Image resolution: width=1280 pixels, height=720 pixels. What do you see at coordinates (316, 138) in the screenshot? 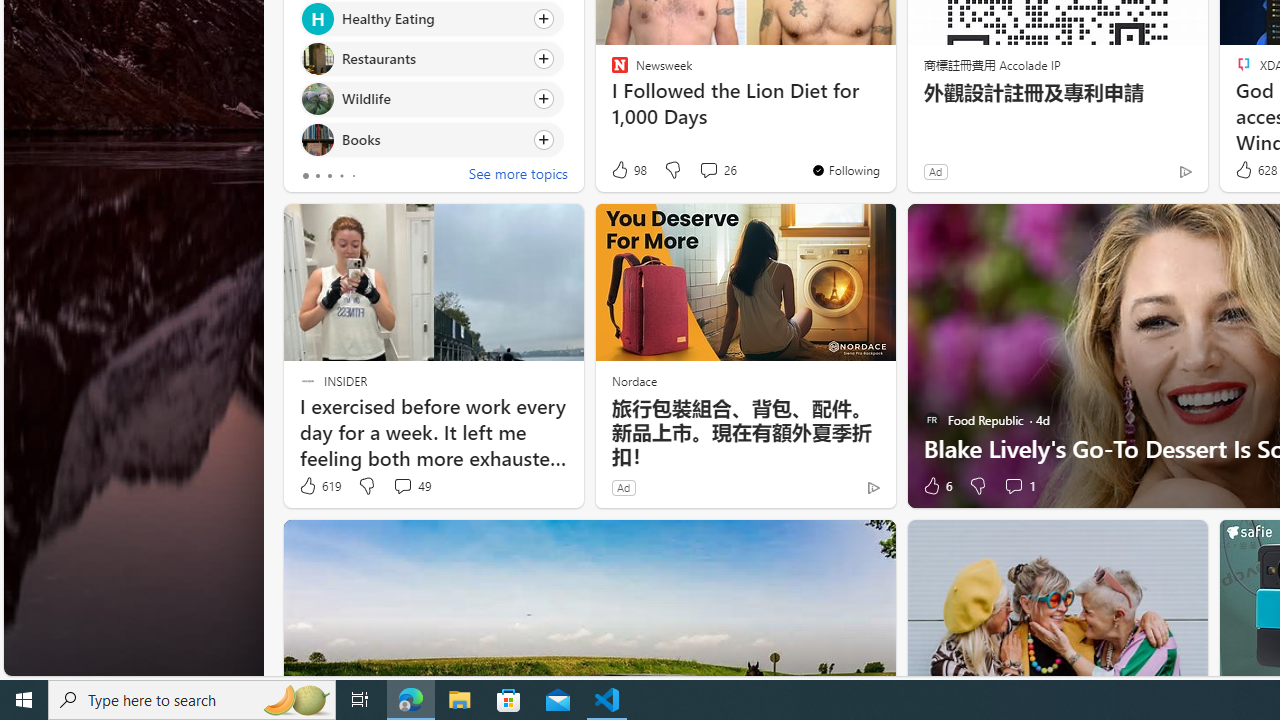
I see `'Books'` at bounding box center [316, 138].